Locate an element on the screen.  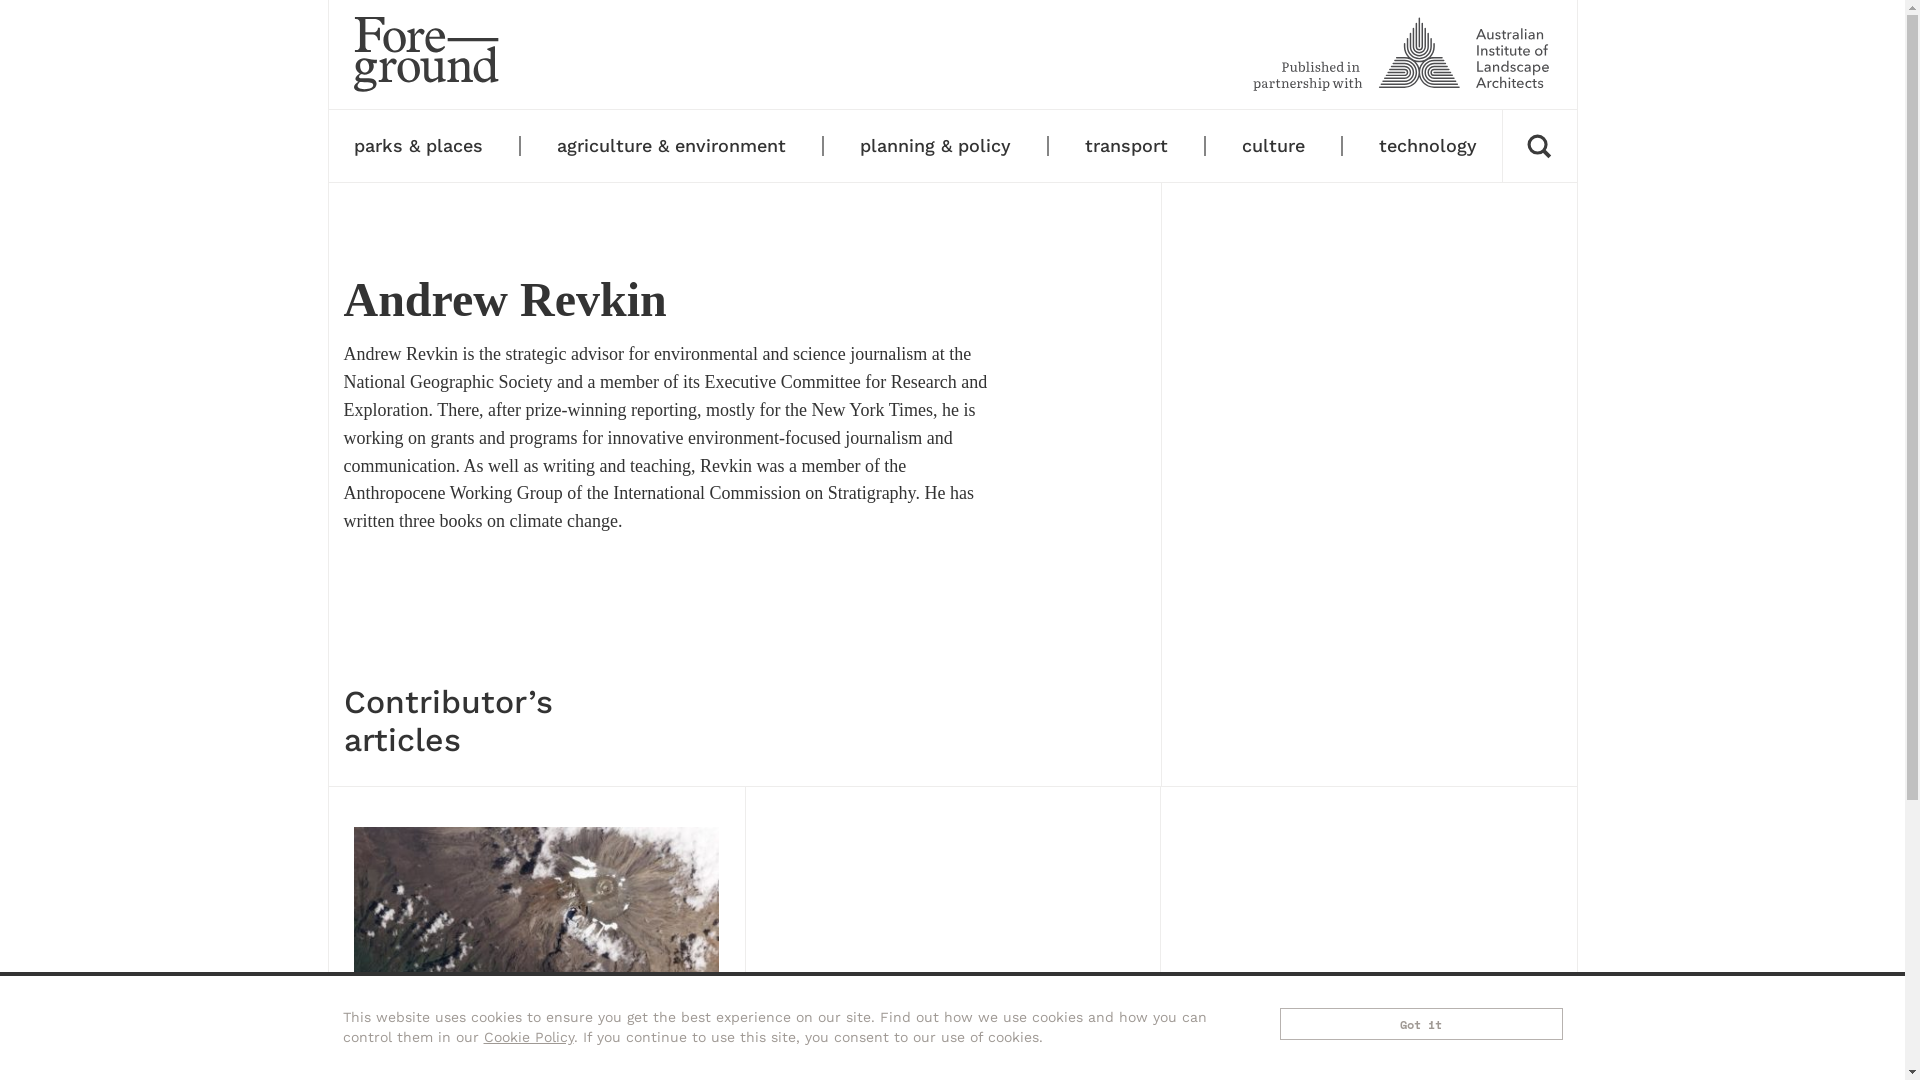
'Cookie Policy' is located at coordinates (528, 1036).